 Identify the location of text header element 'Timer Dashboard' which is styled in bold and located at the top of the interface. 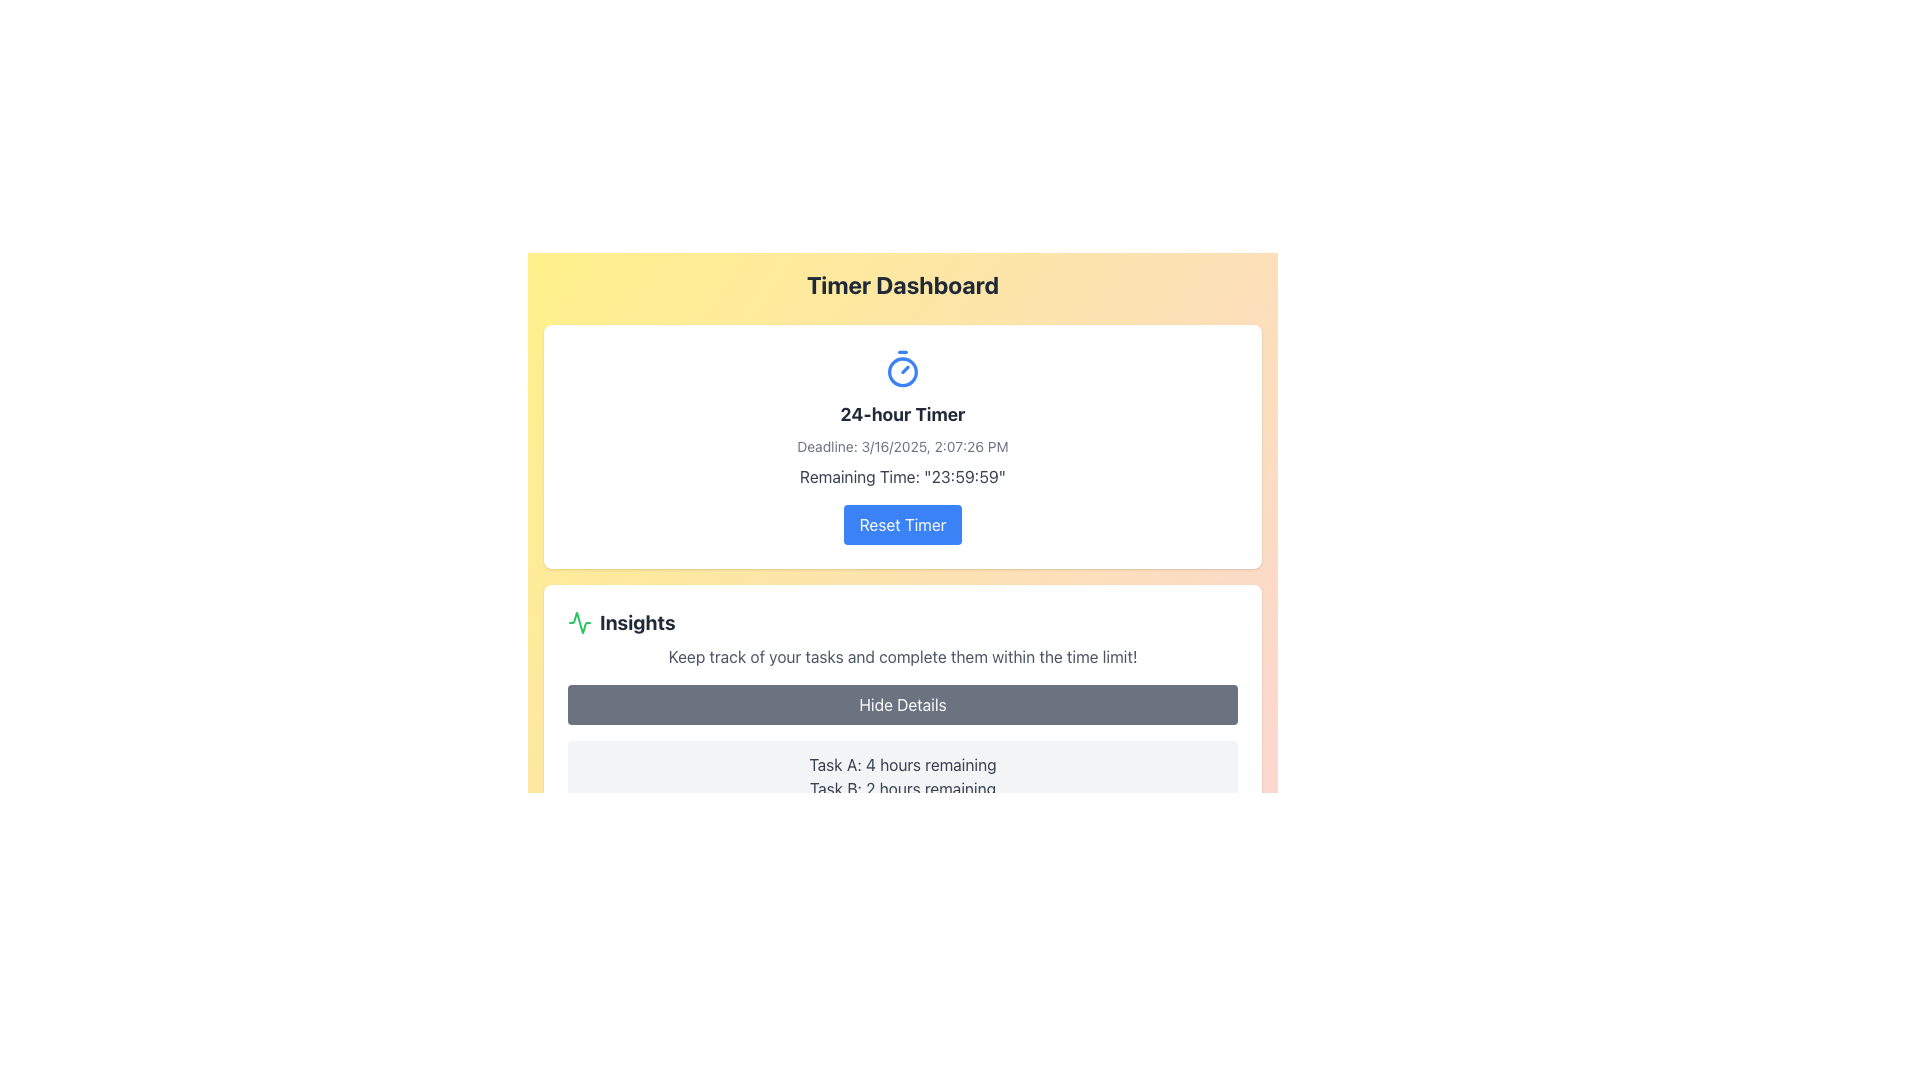
(901, 285).